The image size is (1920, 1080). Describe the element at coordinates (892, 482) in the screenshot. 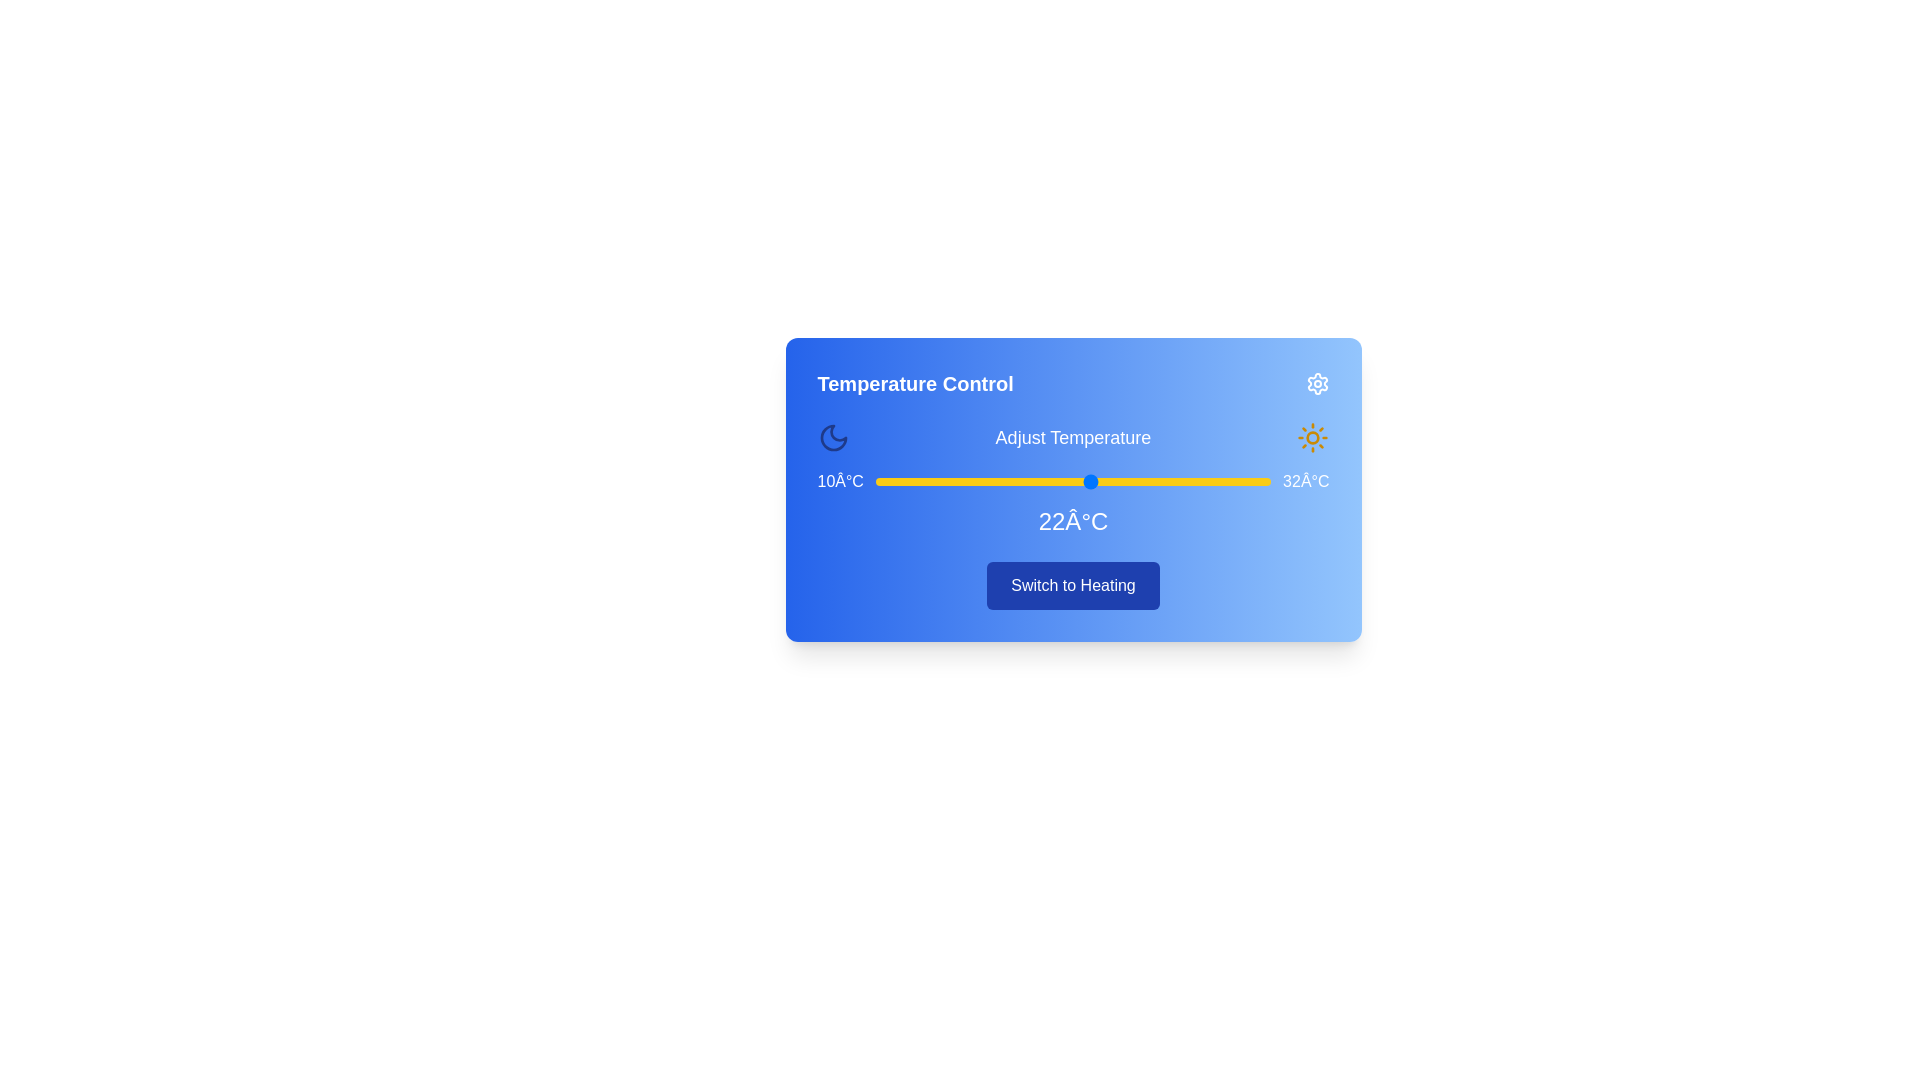

I see `the temperature to 11°C by sliding the temperature slider` at that location.